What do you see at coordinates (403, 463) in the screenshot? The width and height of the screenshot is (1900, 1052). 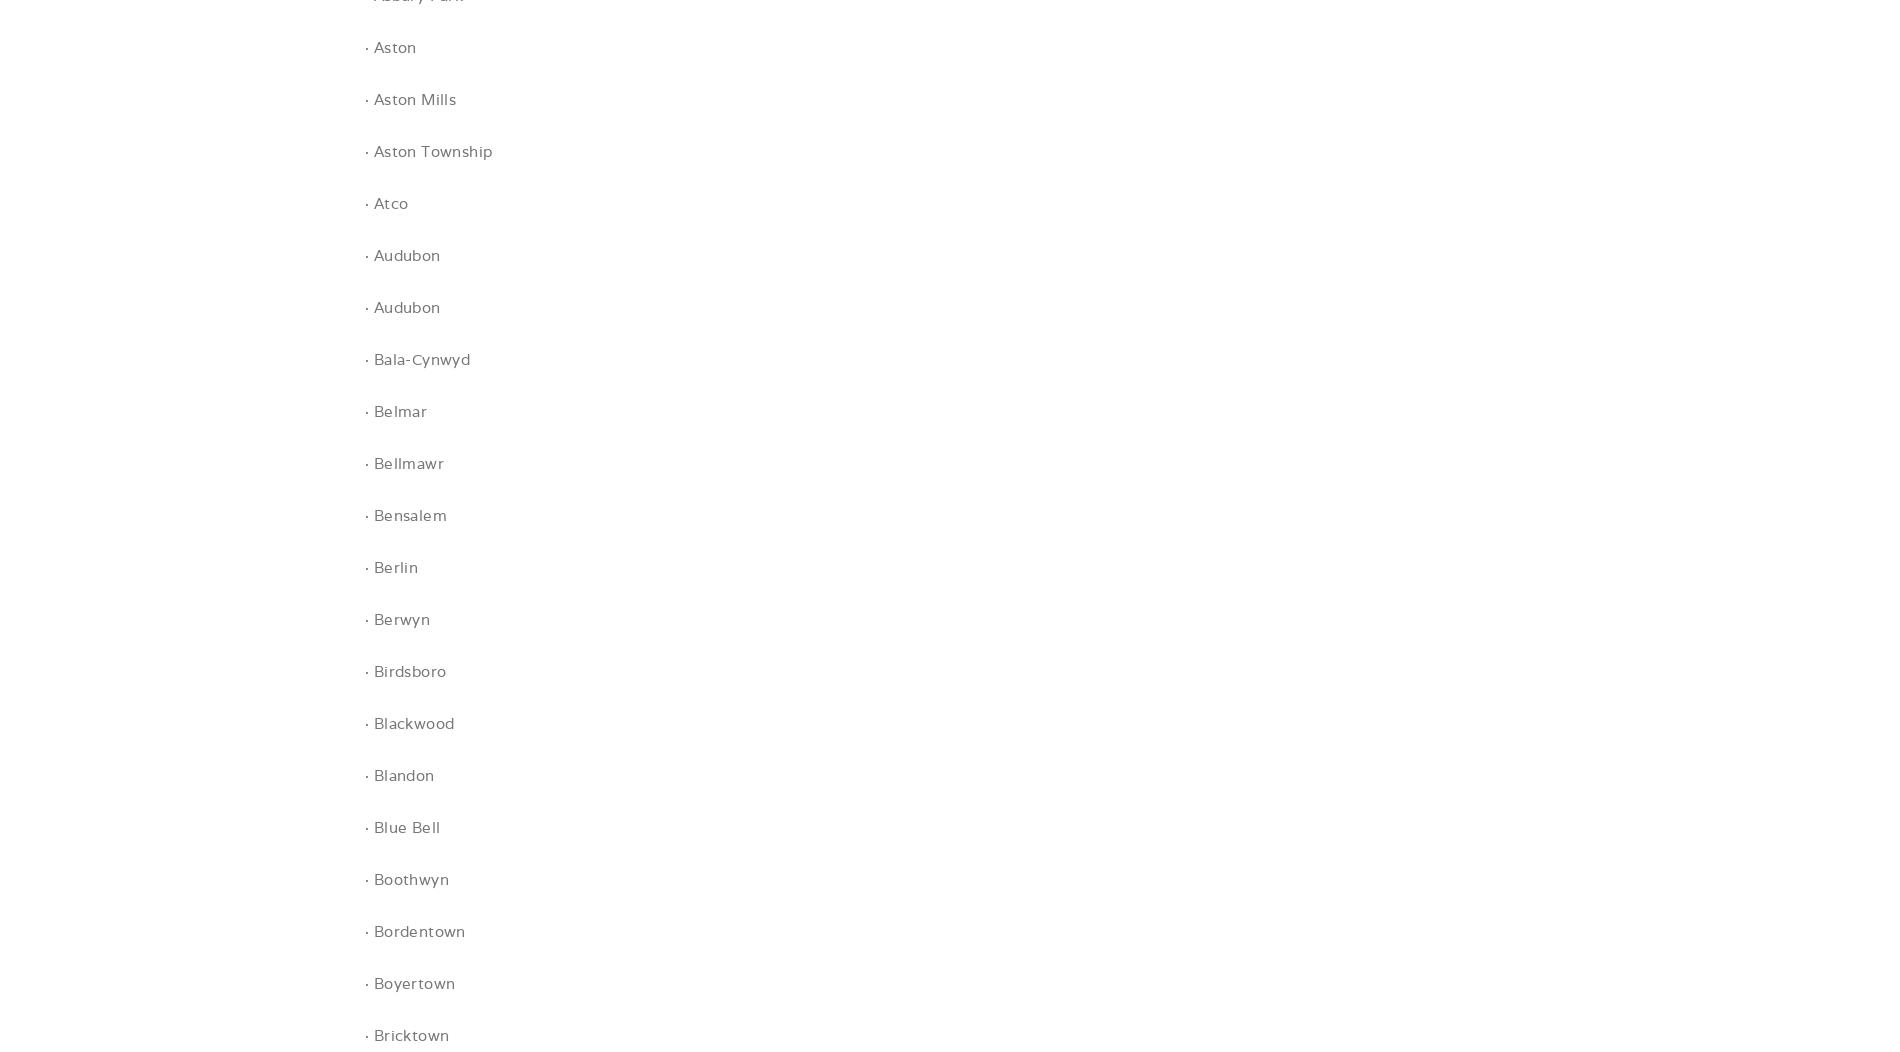 I see `'· Bellmawr'` at bounding box center [403, 463].